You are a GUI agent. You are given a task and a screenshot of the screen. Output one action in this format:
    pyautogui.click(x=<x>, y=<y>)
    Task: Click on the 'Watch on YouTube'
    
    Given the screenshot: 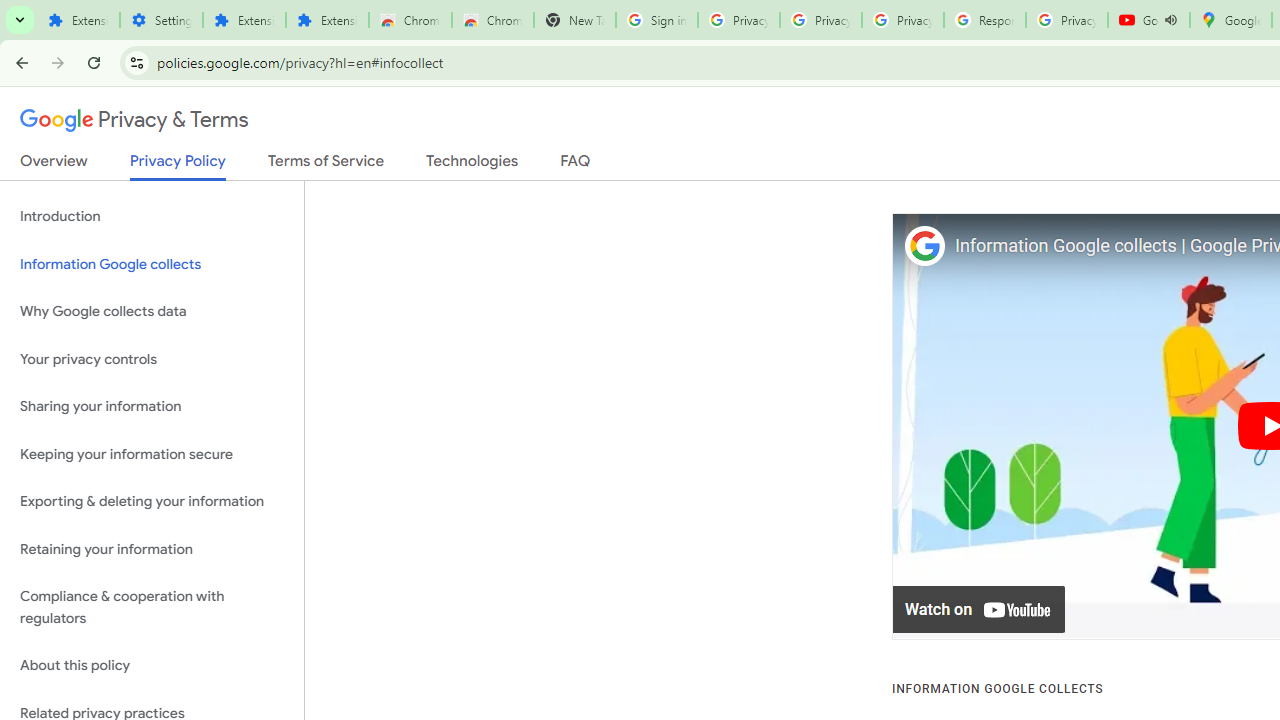 What is the action you would take?
    pyautogui.click(x=979, y=609)
    